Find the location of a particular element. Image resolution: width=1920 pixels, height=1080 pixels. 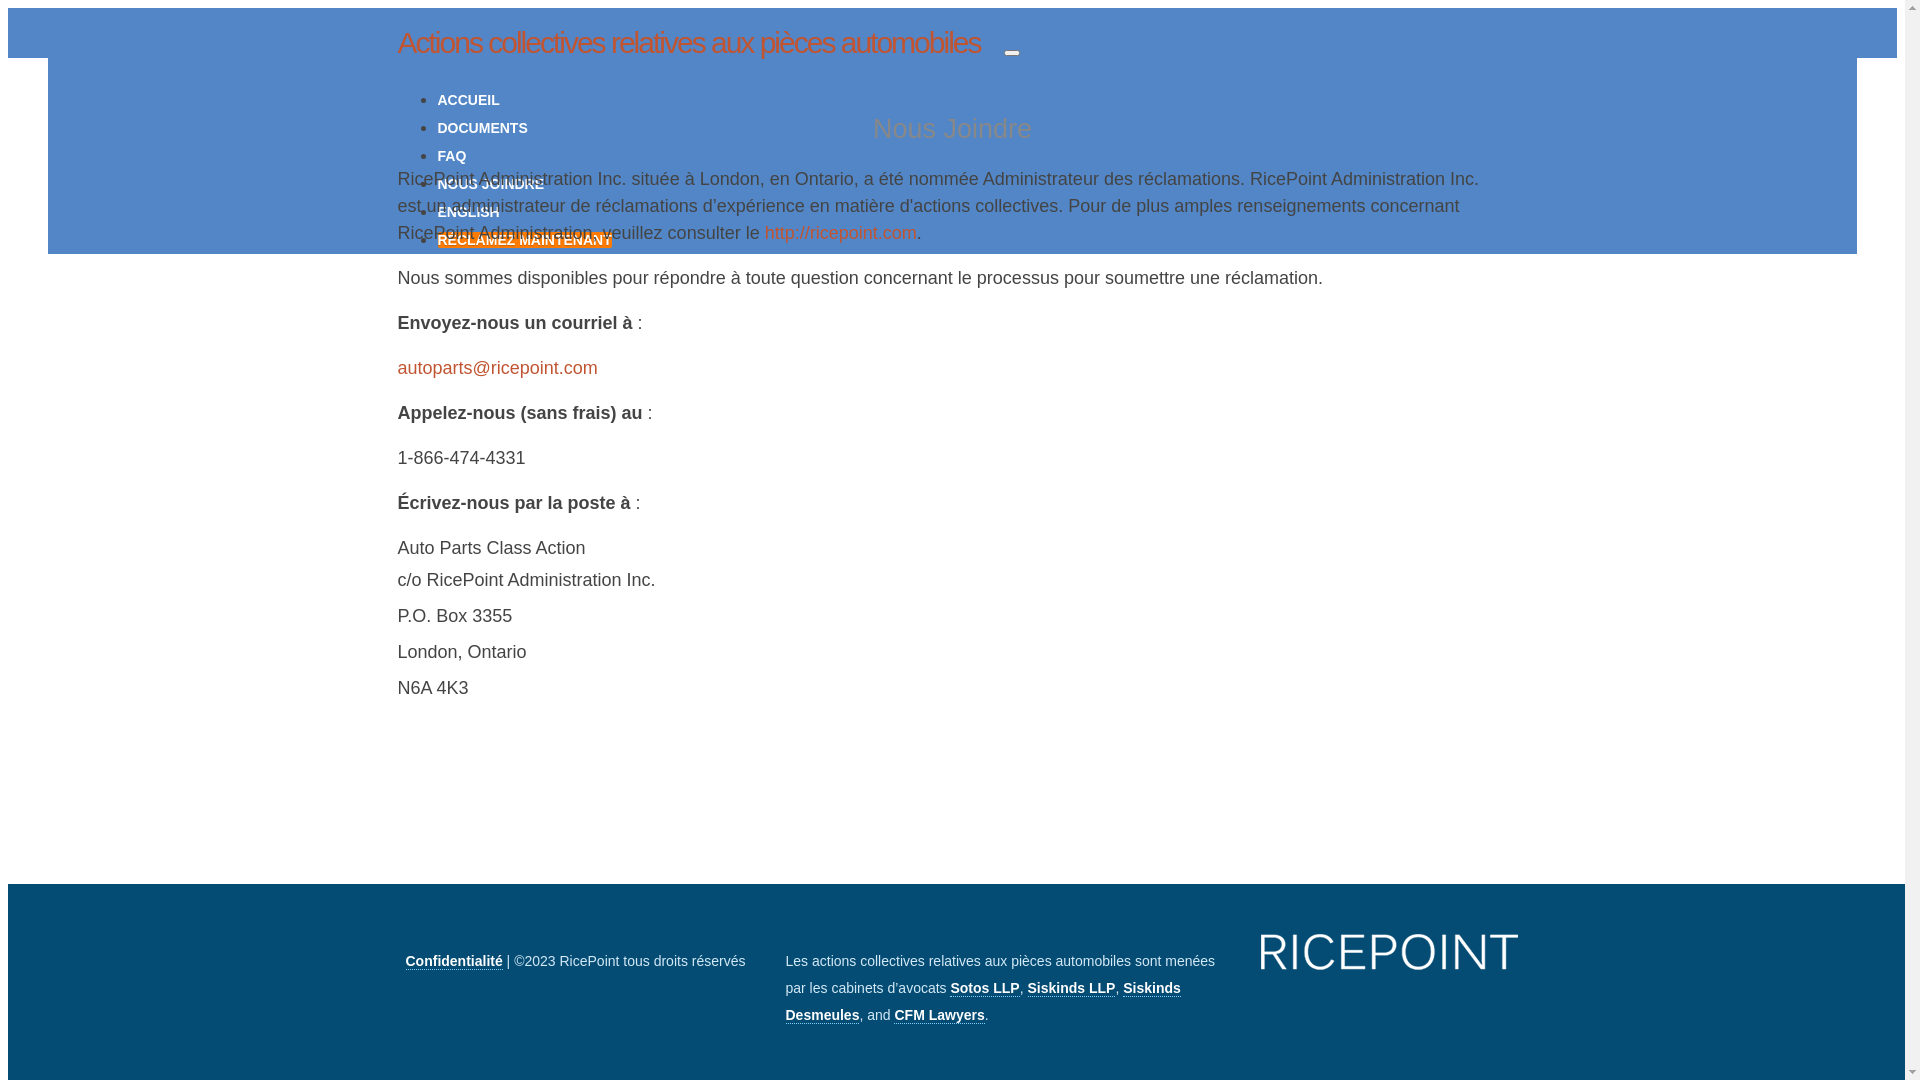

'http://ricepoint.com' is located at coordinates (840, 231).